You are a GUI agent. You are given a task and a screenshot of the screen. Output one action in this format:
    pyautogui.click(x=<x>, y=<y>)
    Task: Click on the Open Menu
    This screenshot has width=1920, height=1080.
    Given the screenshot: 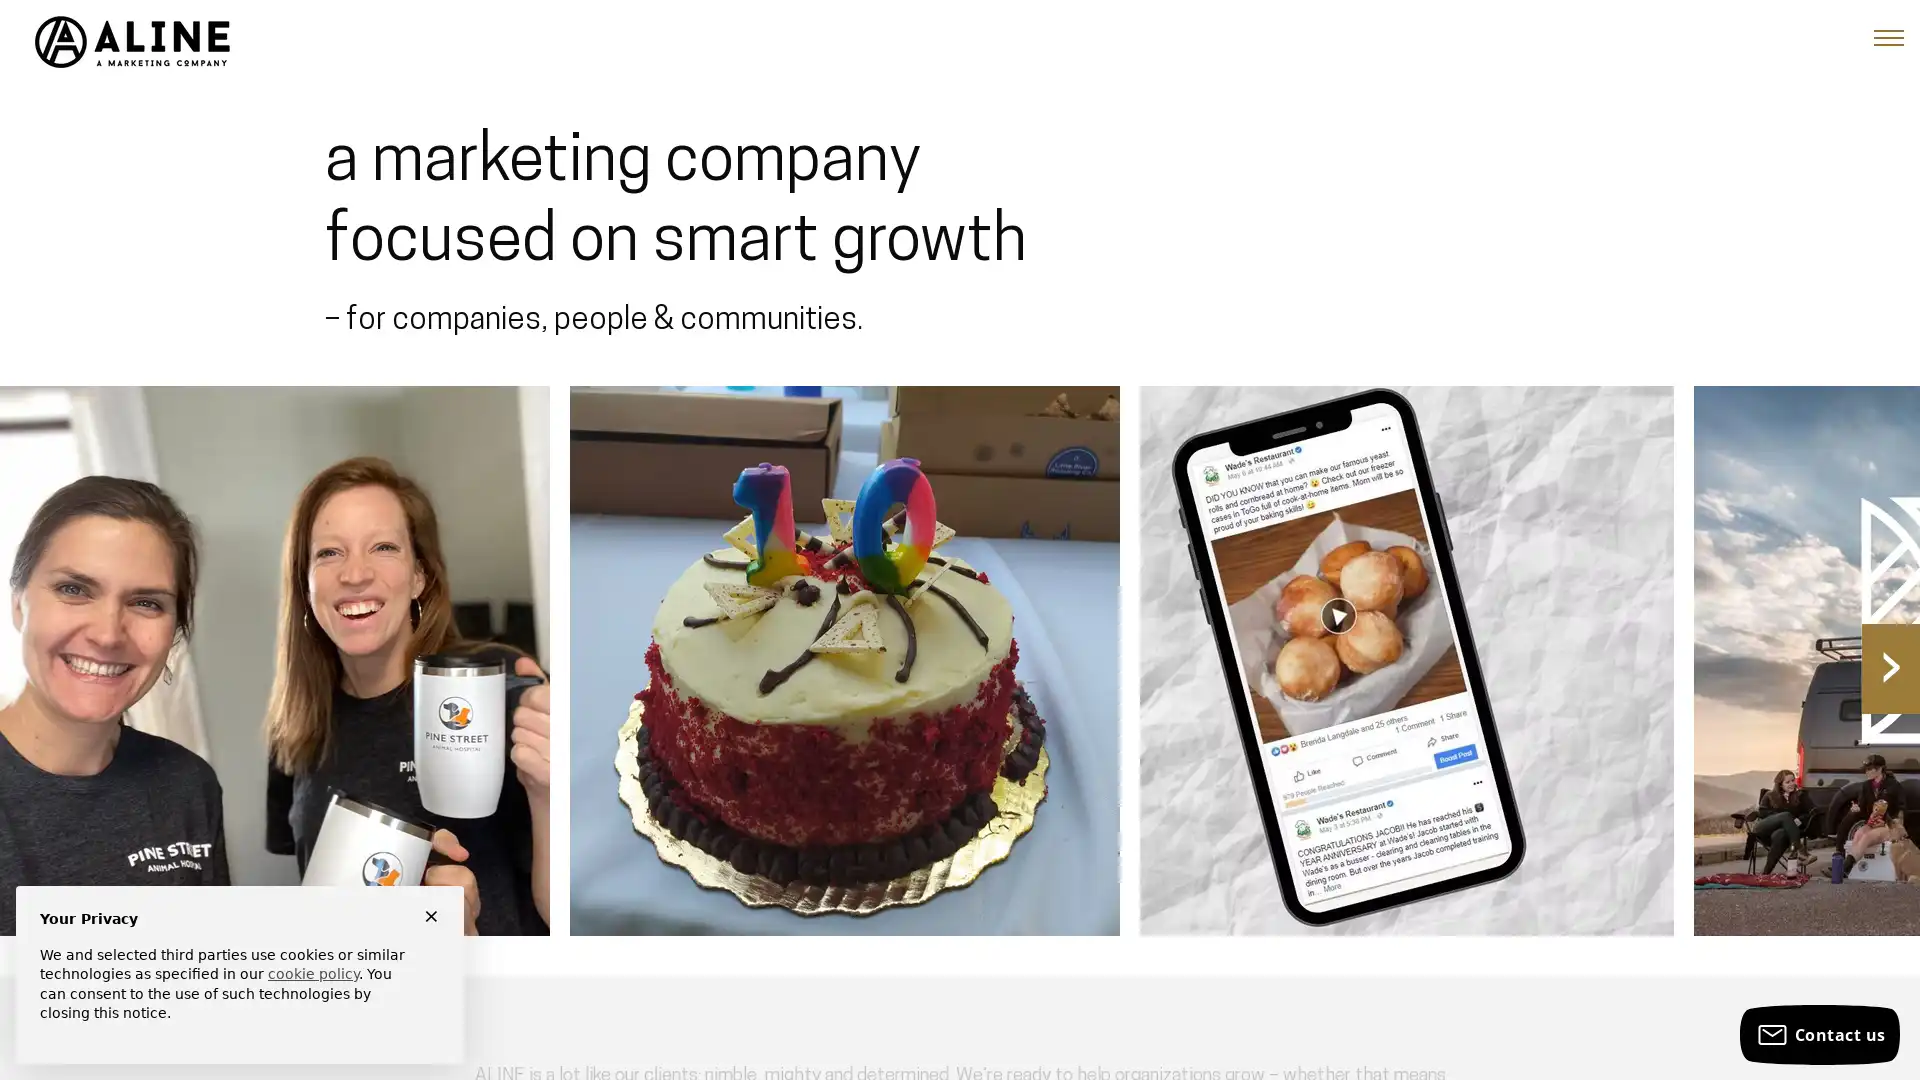 What is the action you would take?
    pyautogui.click(x=1888, y=38)
    